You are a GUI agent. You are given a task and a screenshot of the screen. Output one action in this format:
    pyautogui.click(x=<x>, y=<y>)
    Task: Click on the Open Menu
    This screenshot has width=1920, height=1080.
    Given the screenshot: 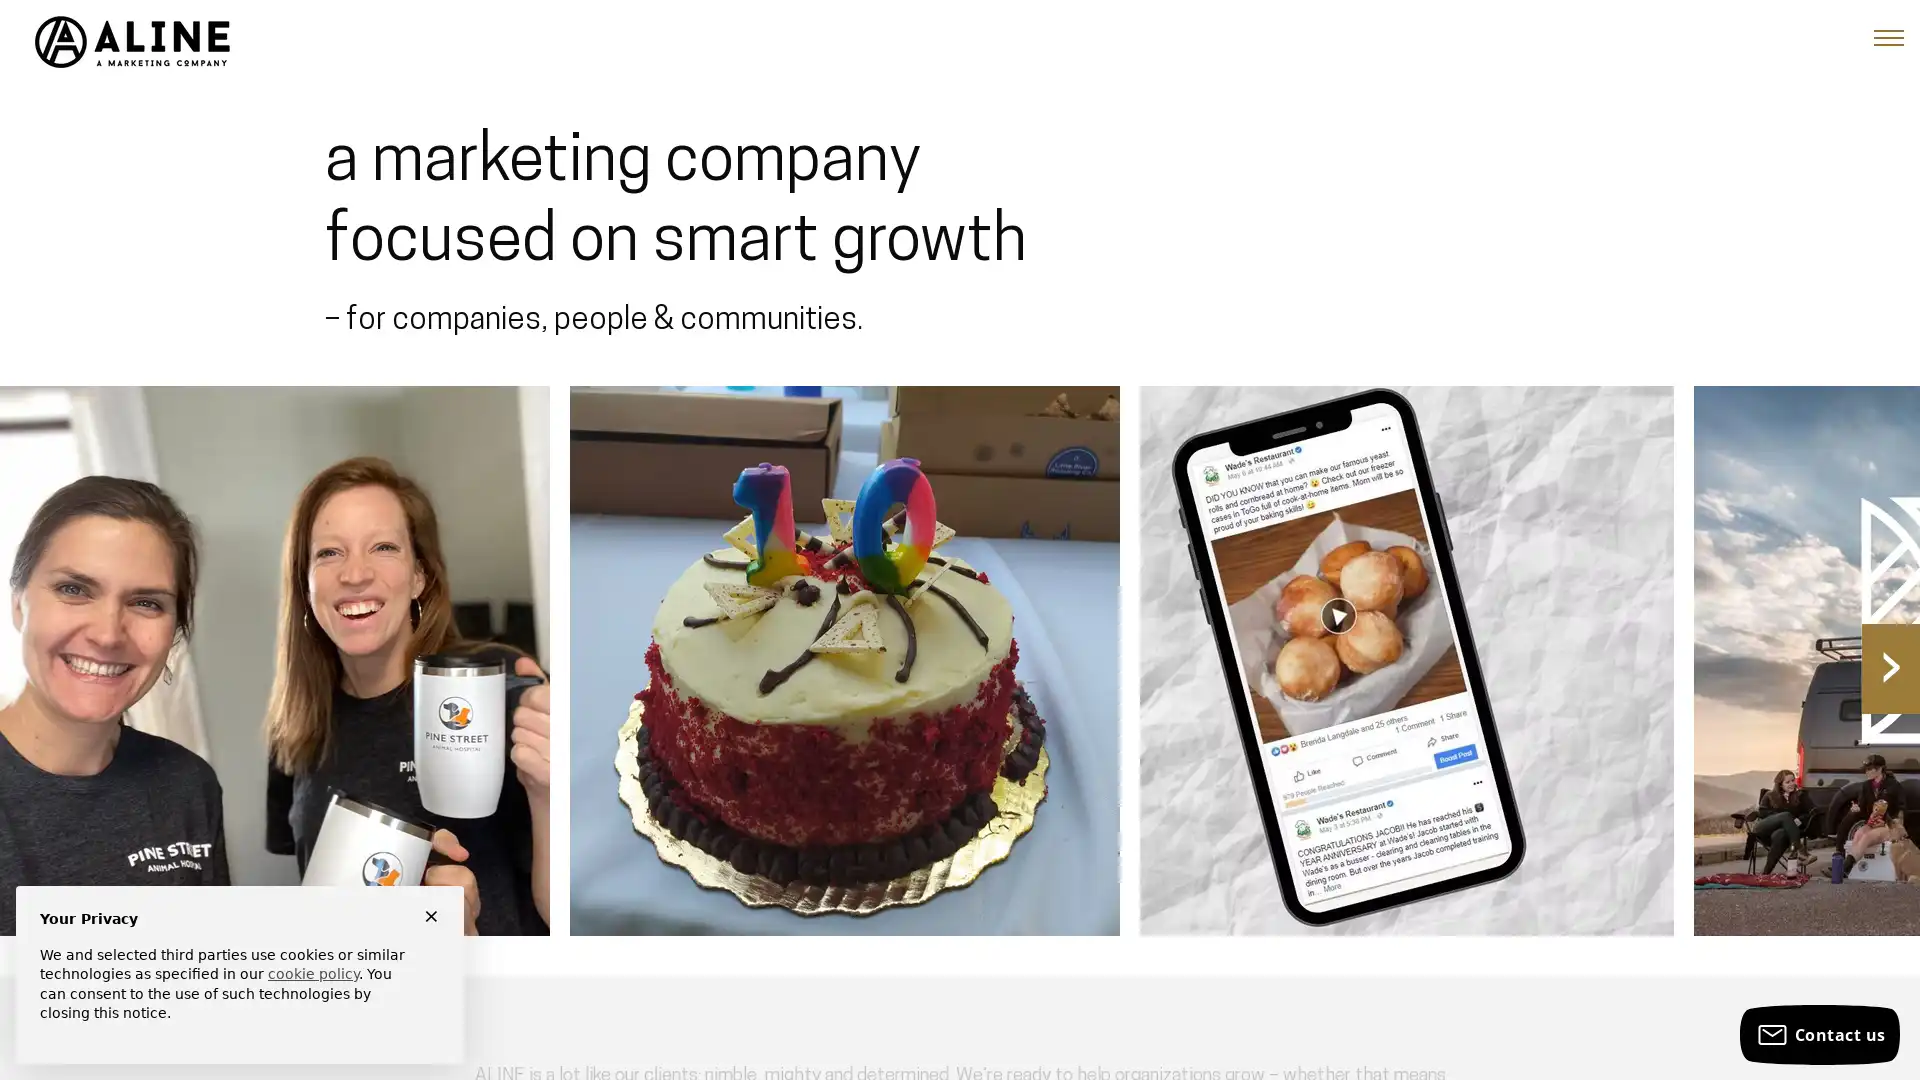 What is the action you would take?
    pyautogui.click(x=1888, y=38)
    